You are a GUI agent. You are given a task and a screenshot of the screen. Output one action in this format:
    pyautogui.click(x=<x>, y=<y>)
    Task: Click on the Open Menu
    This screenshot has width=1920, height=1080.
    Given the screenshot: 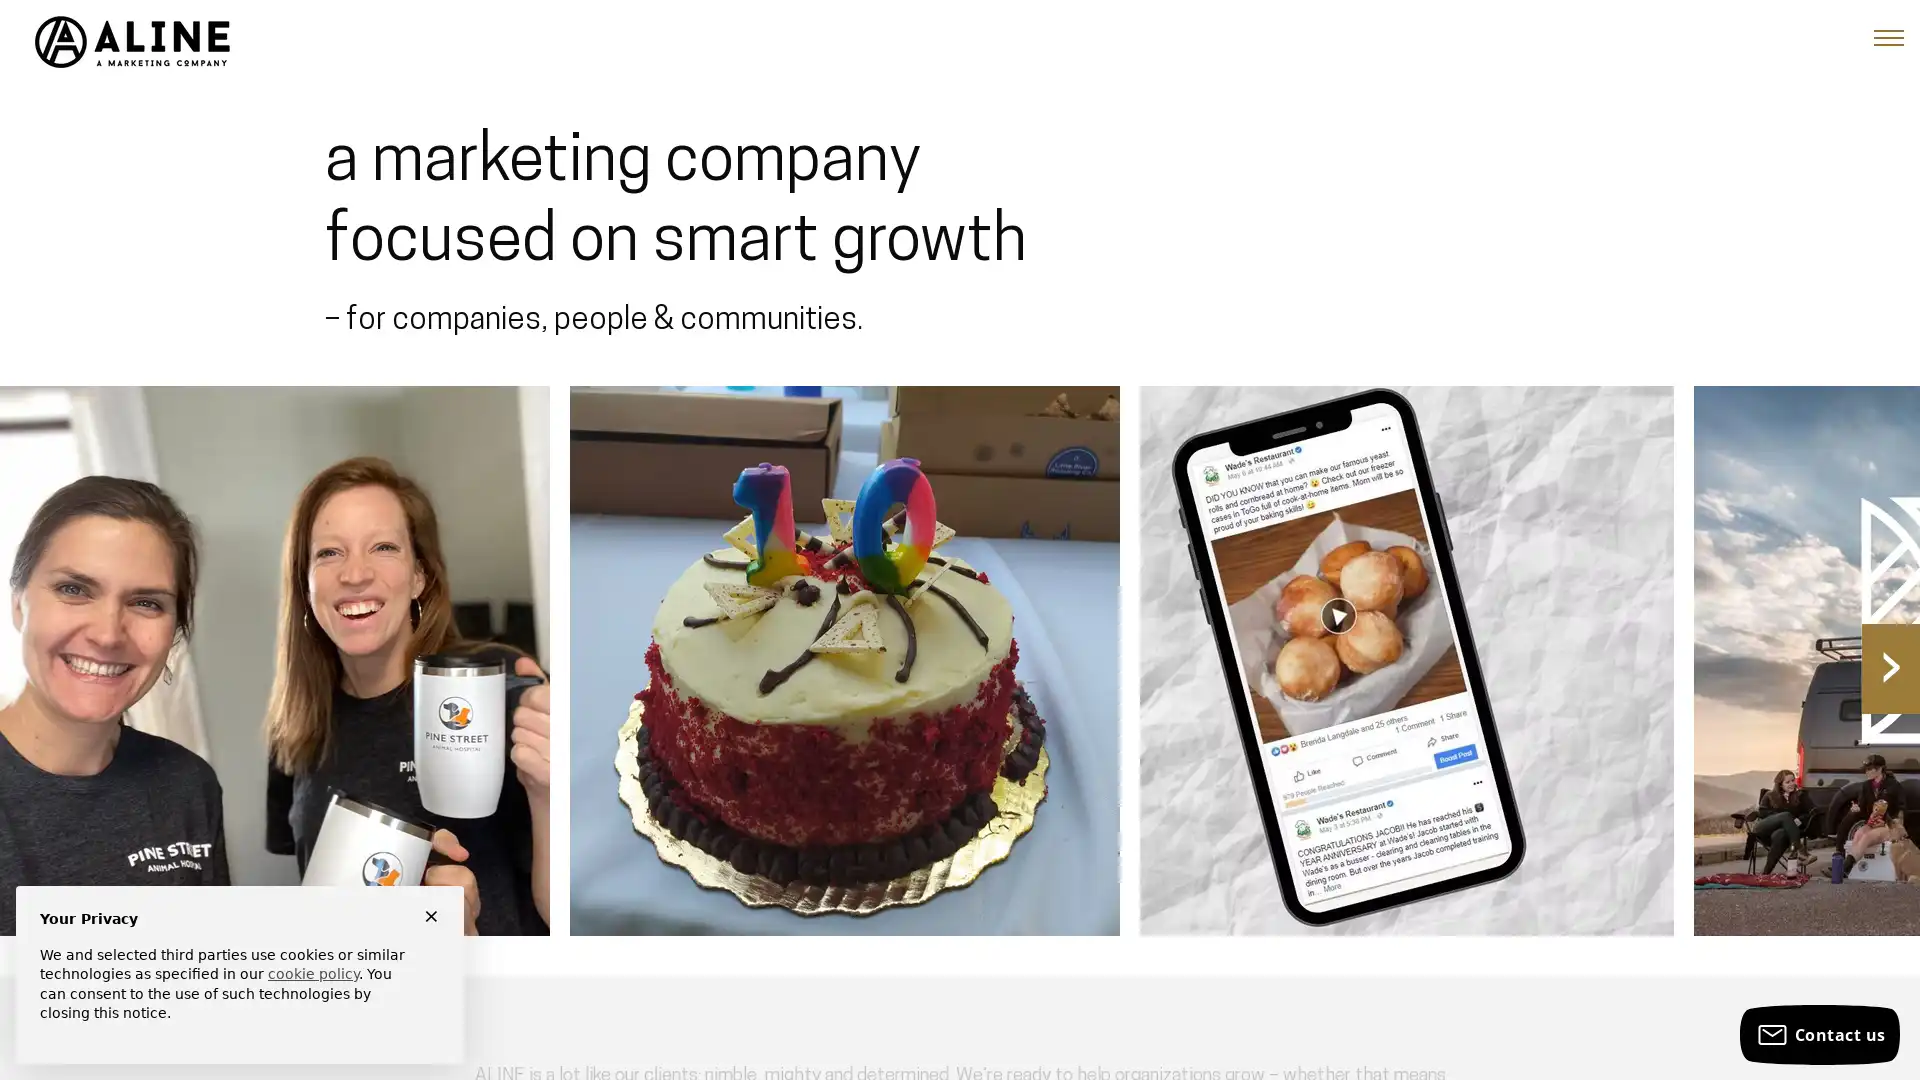 What is the action you would take?
    pyautogui.click(x=1888, y=38)
    